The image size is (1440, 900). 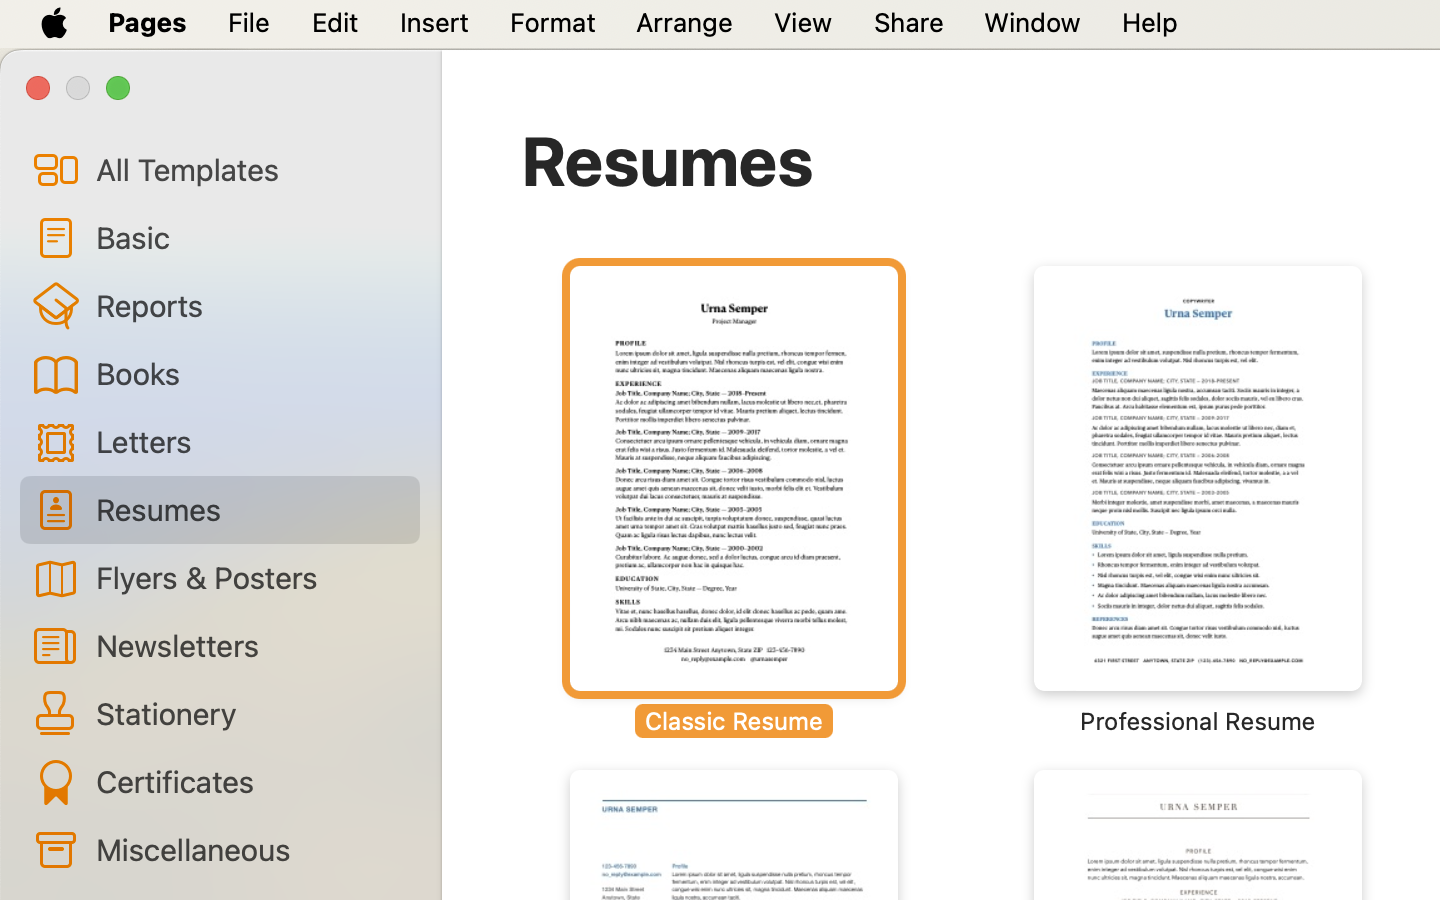 What do you see at coordinates (248, 645) in the screenshot?
I see `'Newsletters'` at bounding box center [248, 645].